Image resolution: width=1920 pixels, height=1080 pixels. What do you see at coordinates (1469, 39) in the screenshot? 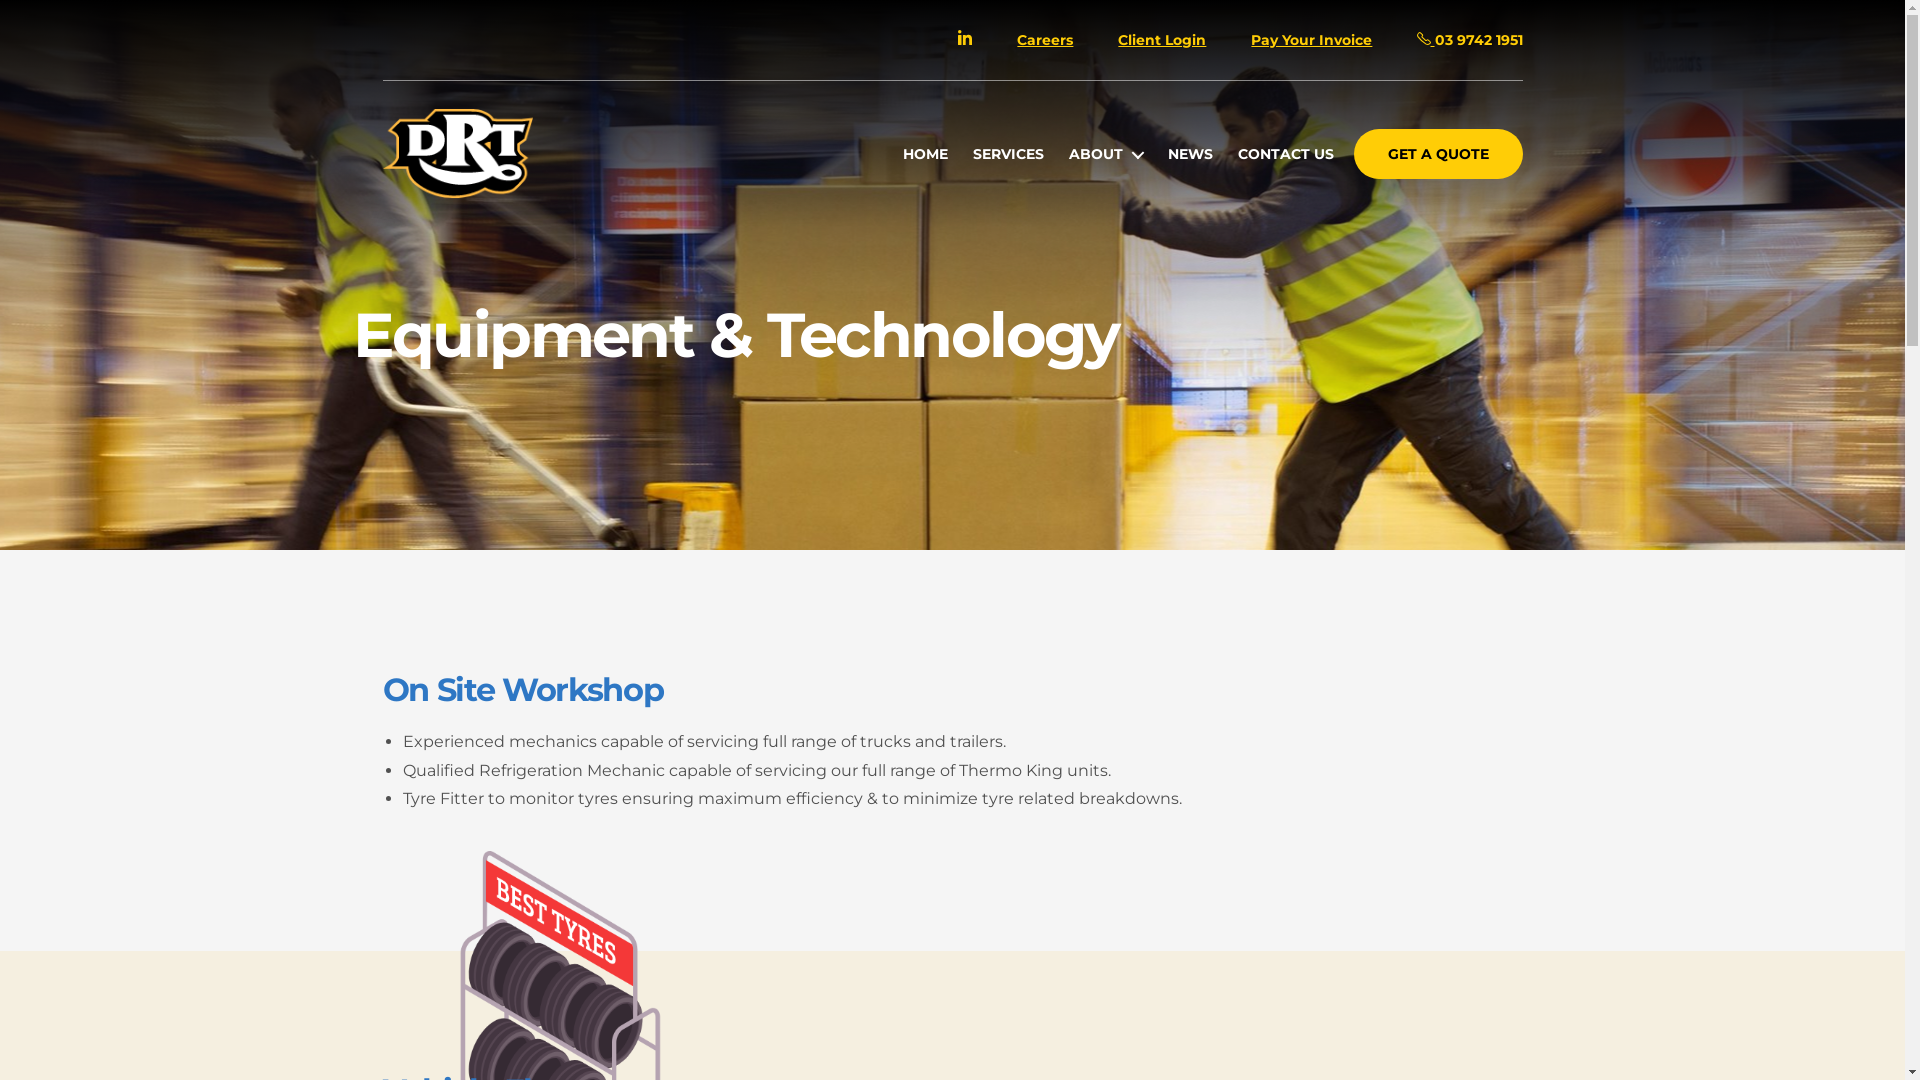
I see `'03 9742 1951'` at bounding box center [1469, 39].